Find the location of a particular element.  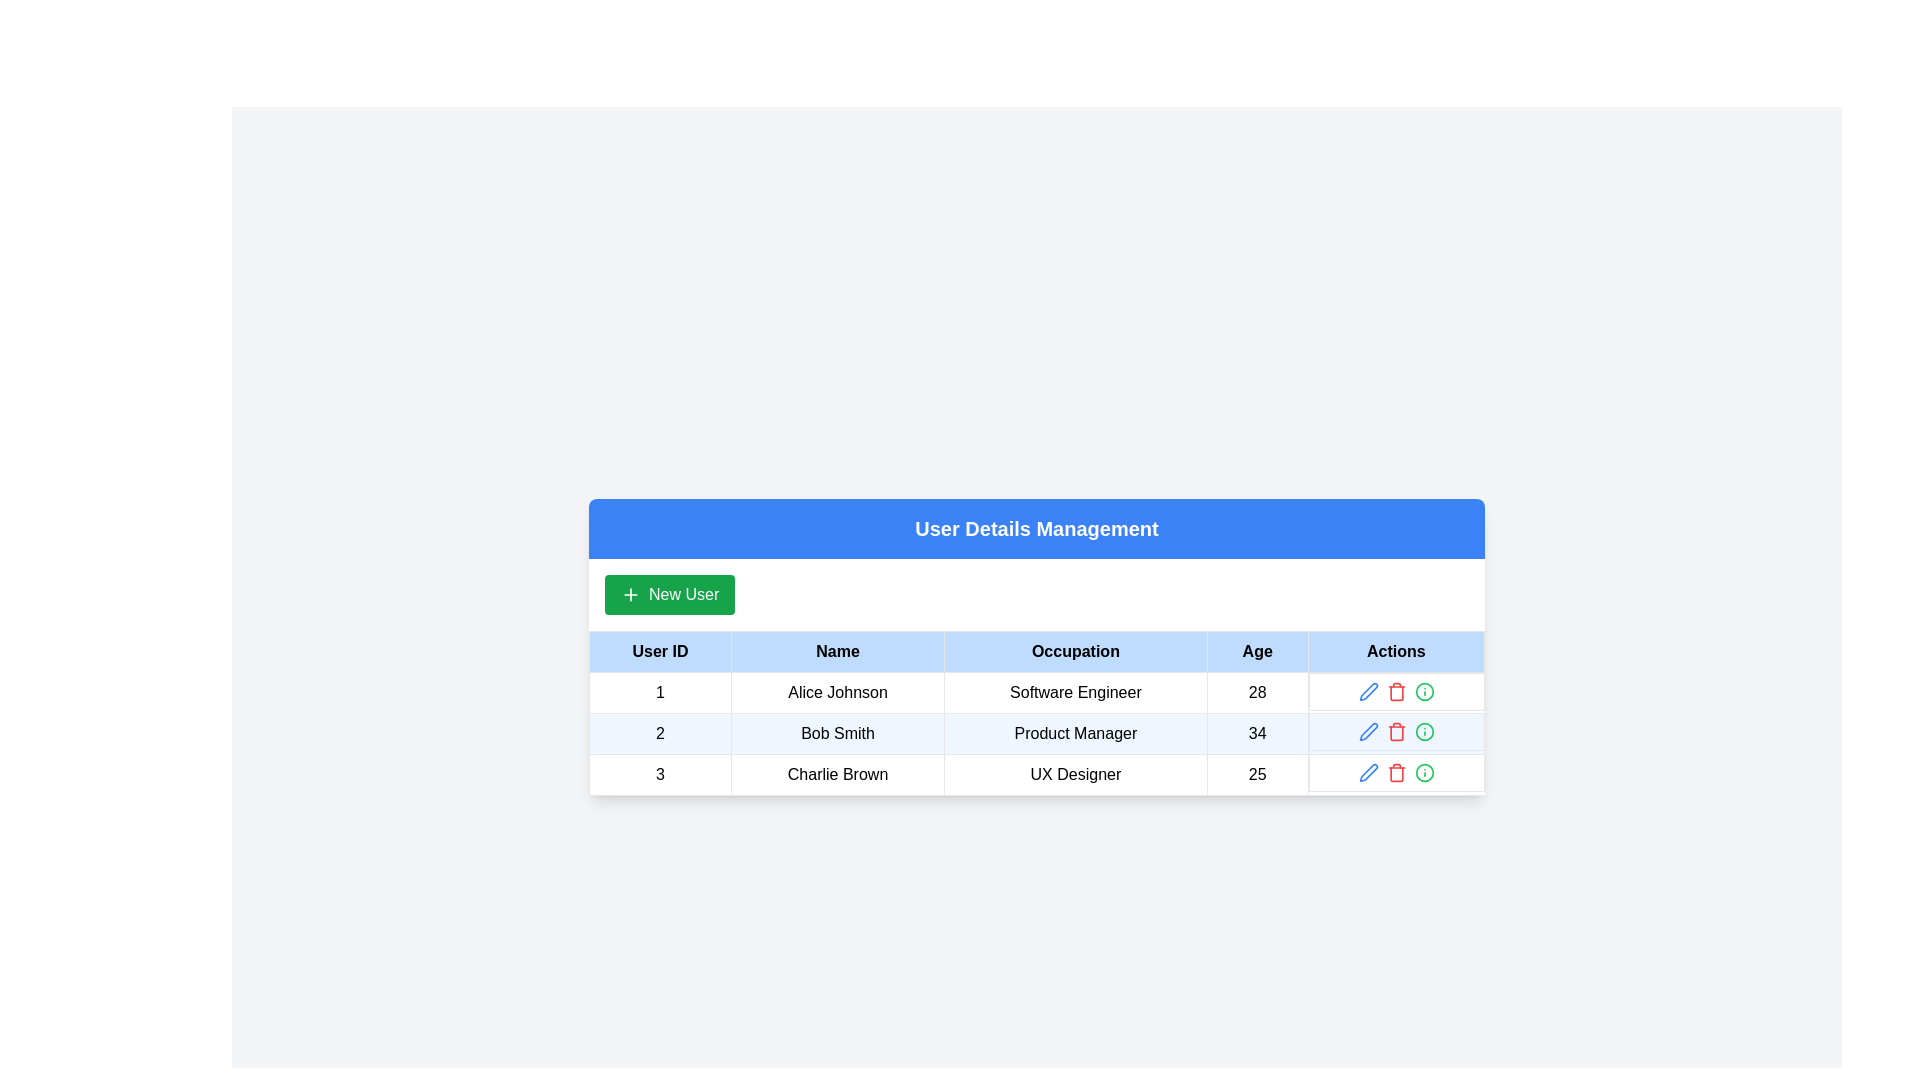

the trash bin icon associated with Charlie Brown's entry in the Actions column is located at coordinates (1395, 692).